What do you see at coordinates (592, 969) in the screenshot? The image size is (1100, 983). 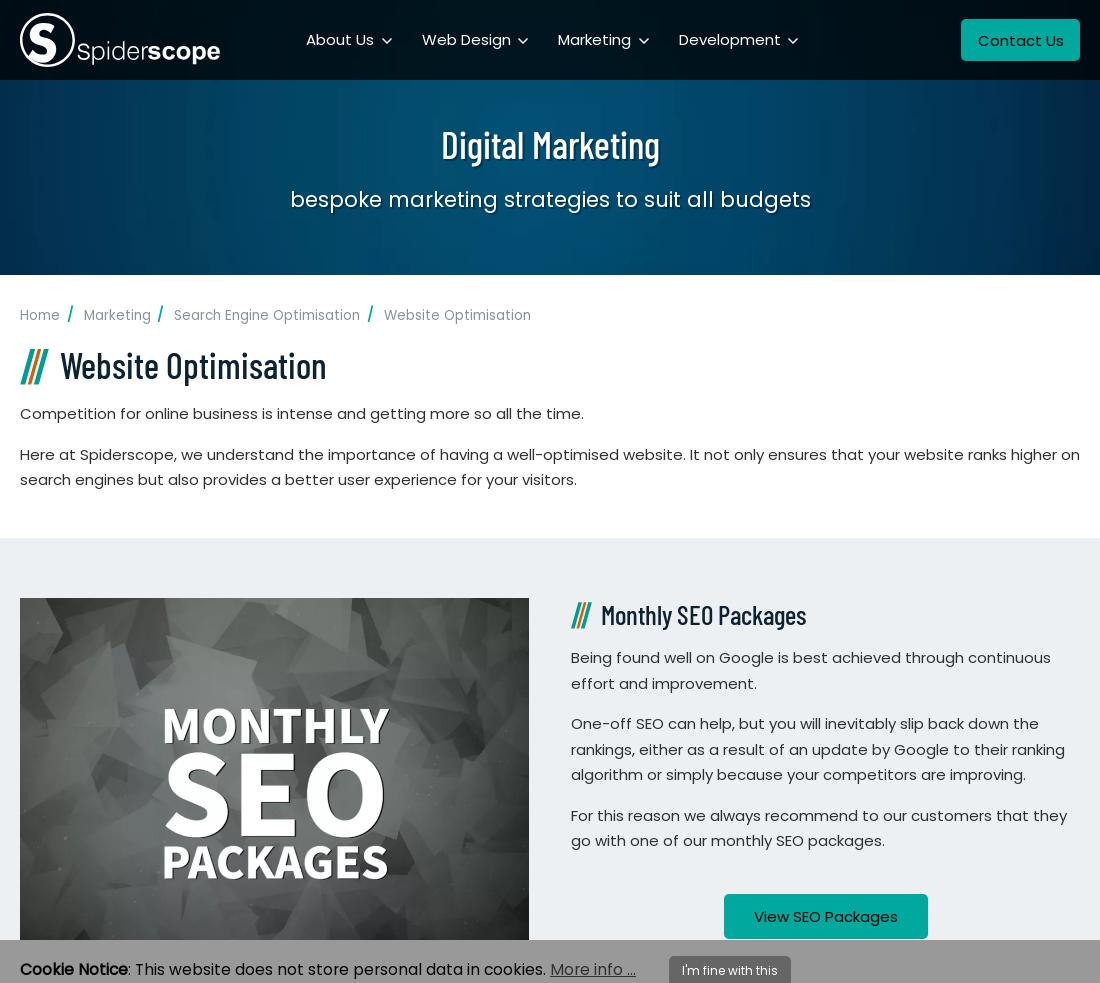 I see `'More info ...'` at bounding box center [592, 969].